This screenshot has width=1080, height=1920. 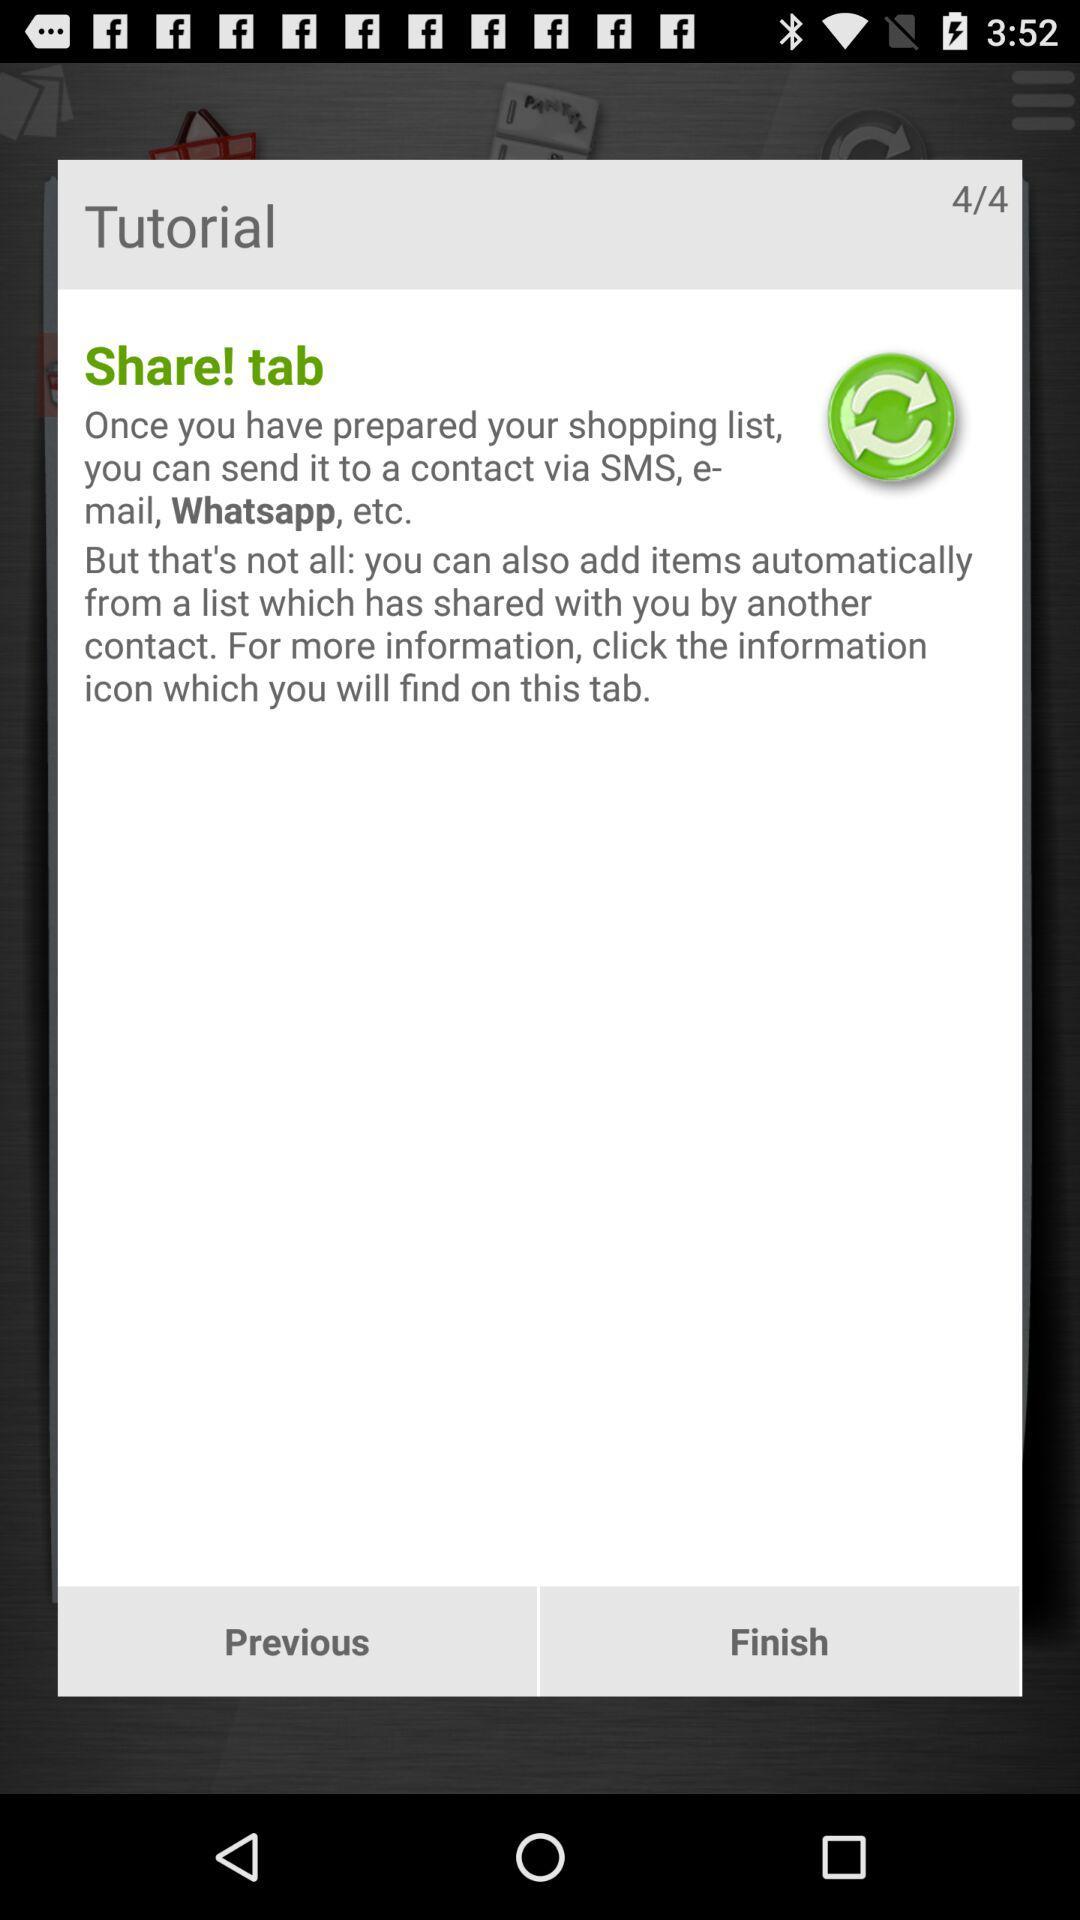 What do you see at coordinates (778, 1641) in the screenshot?
I see `finish` at bounding box center [778, 1641].